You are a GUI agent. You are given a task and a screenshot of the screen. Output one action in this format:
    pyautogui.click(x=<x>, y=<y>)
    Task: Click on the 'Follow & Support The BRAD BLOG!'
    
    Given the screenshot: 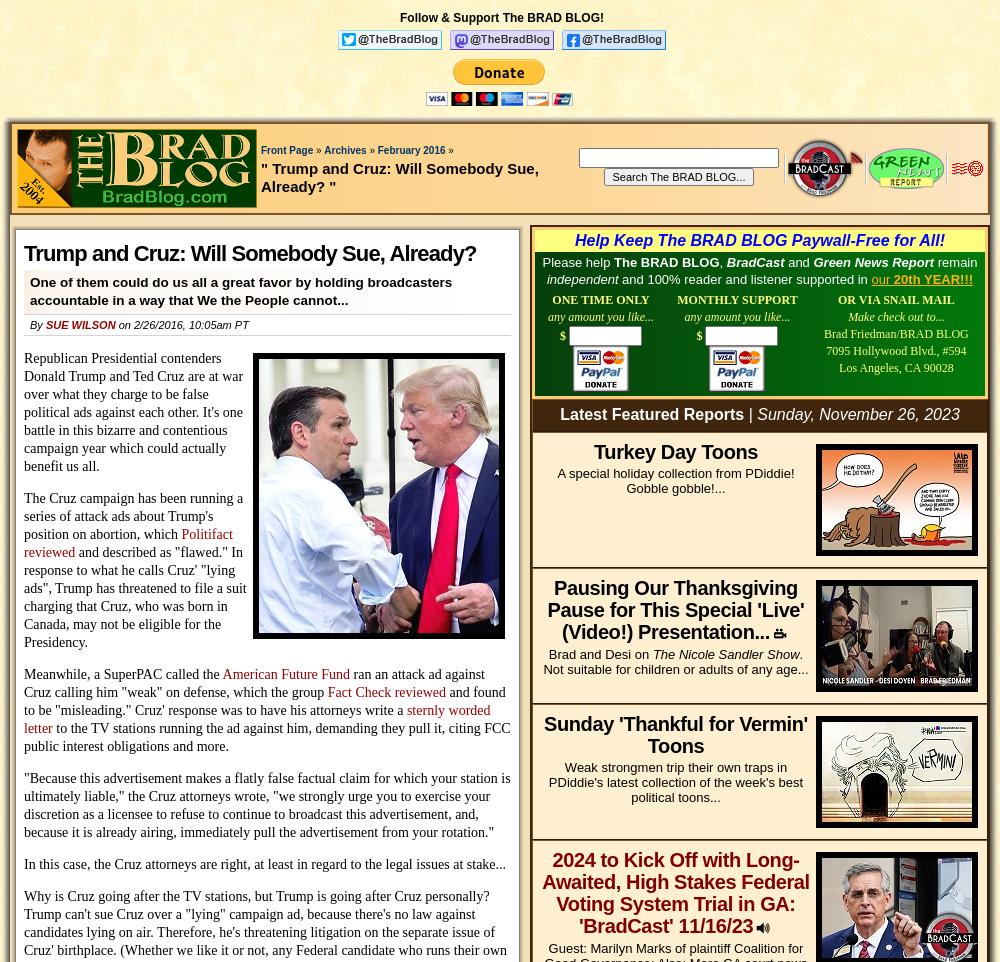 What is the action you would take?
    pyautogui.click(x=501, y=16)
    